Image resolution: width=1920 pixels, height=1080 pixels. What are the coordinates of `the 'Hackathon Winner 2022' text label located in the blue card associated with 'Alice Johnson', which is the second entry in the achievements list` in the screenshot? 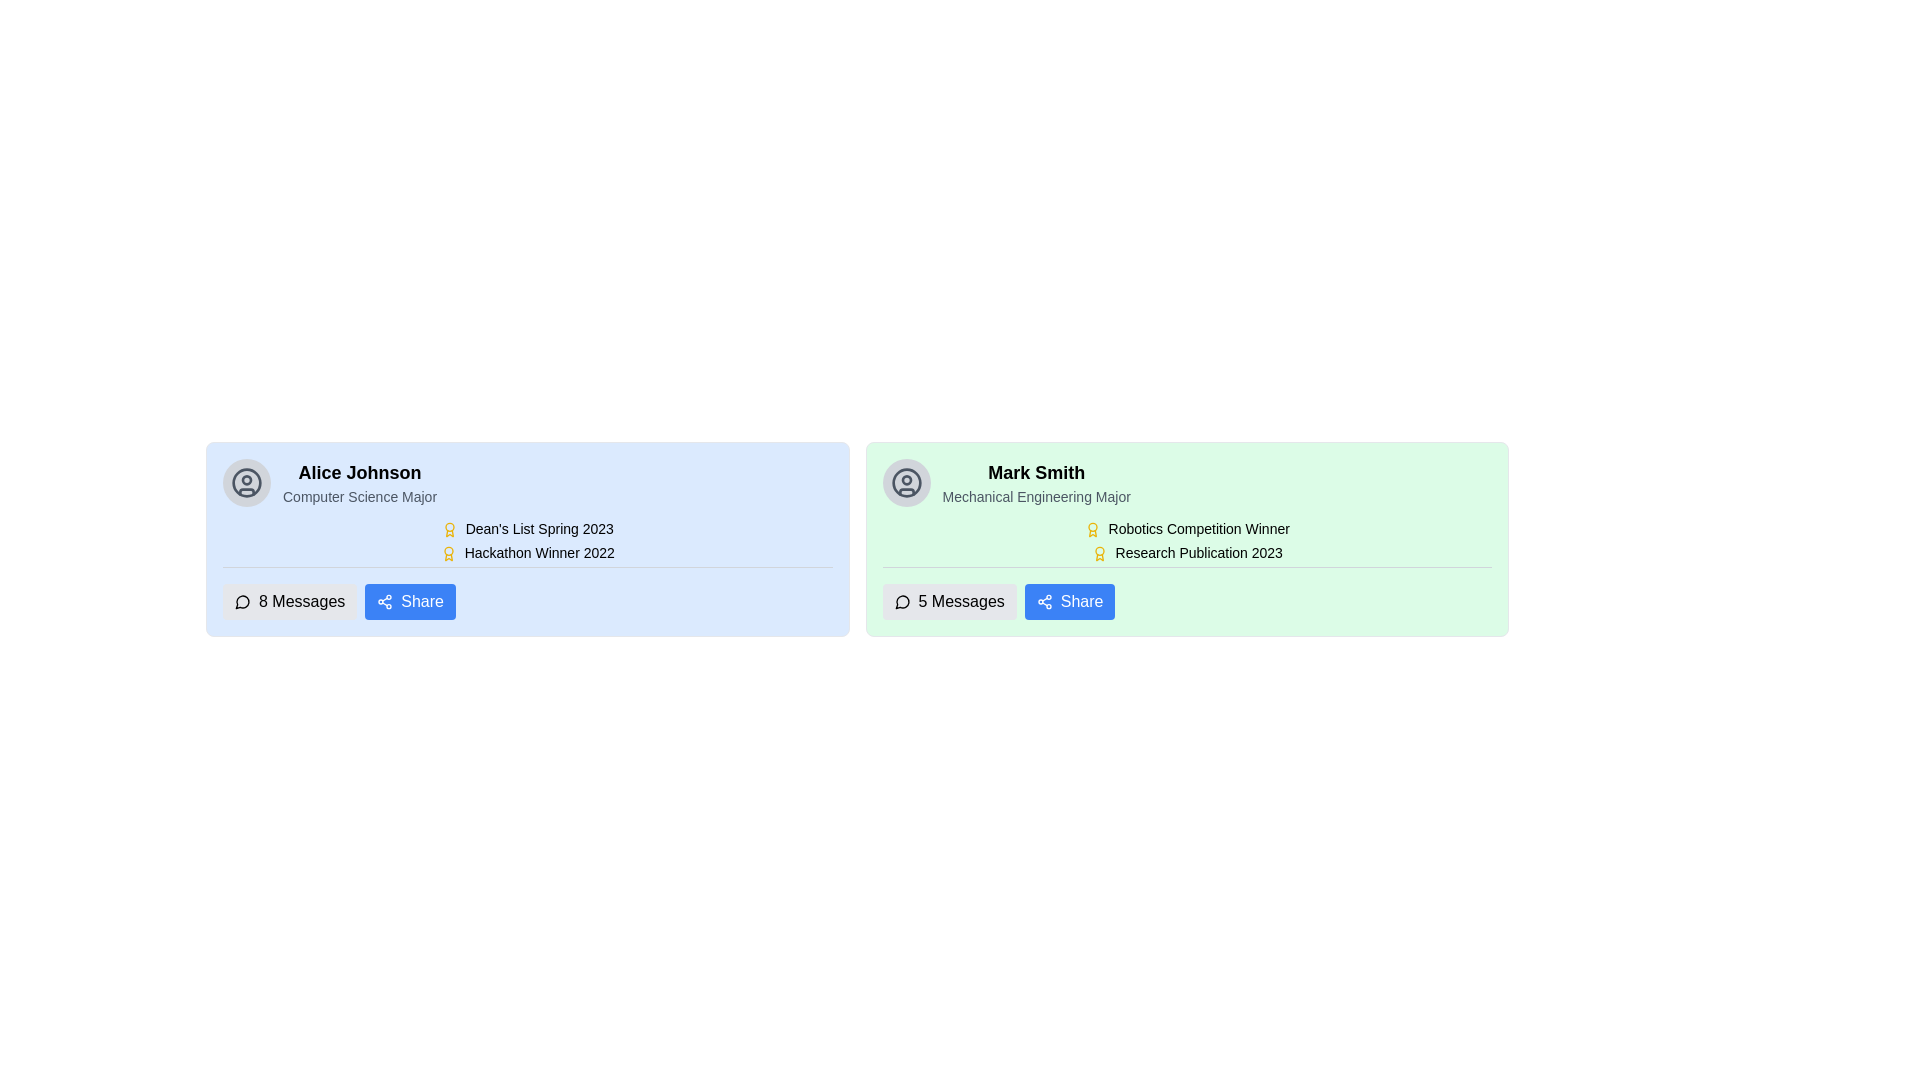 It's located at (527, 552).